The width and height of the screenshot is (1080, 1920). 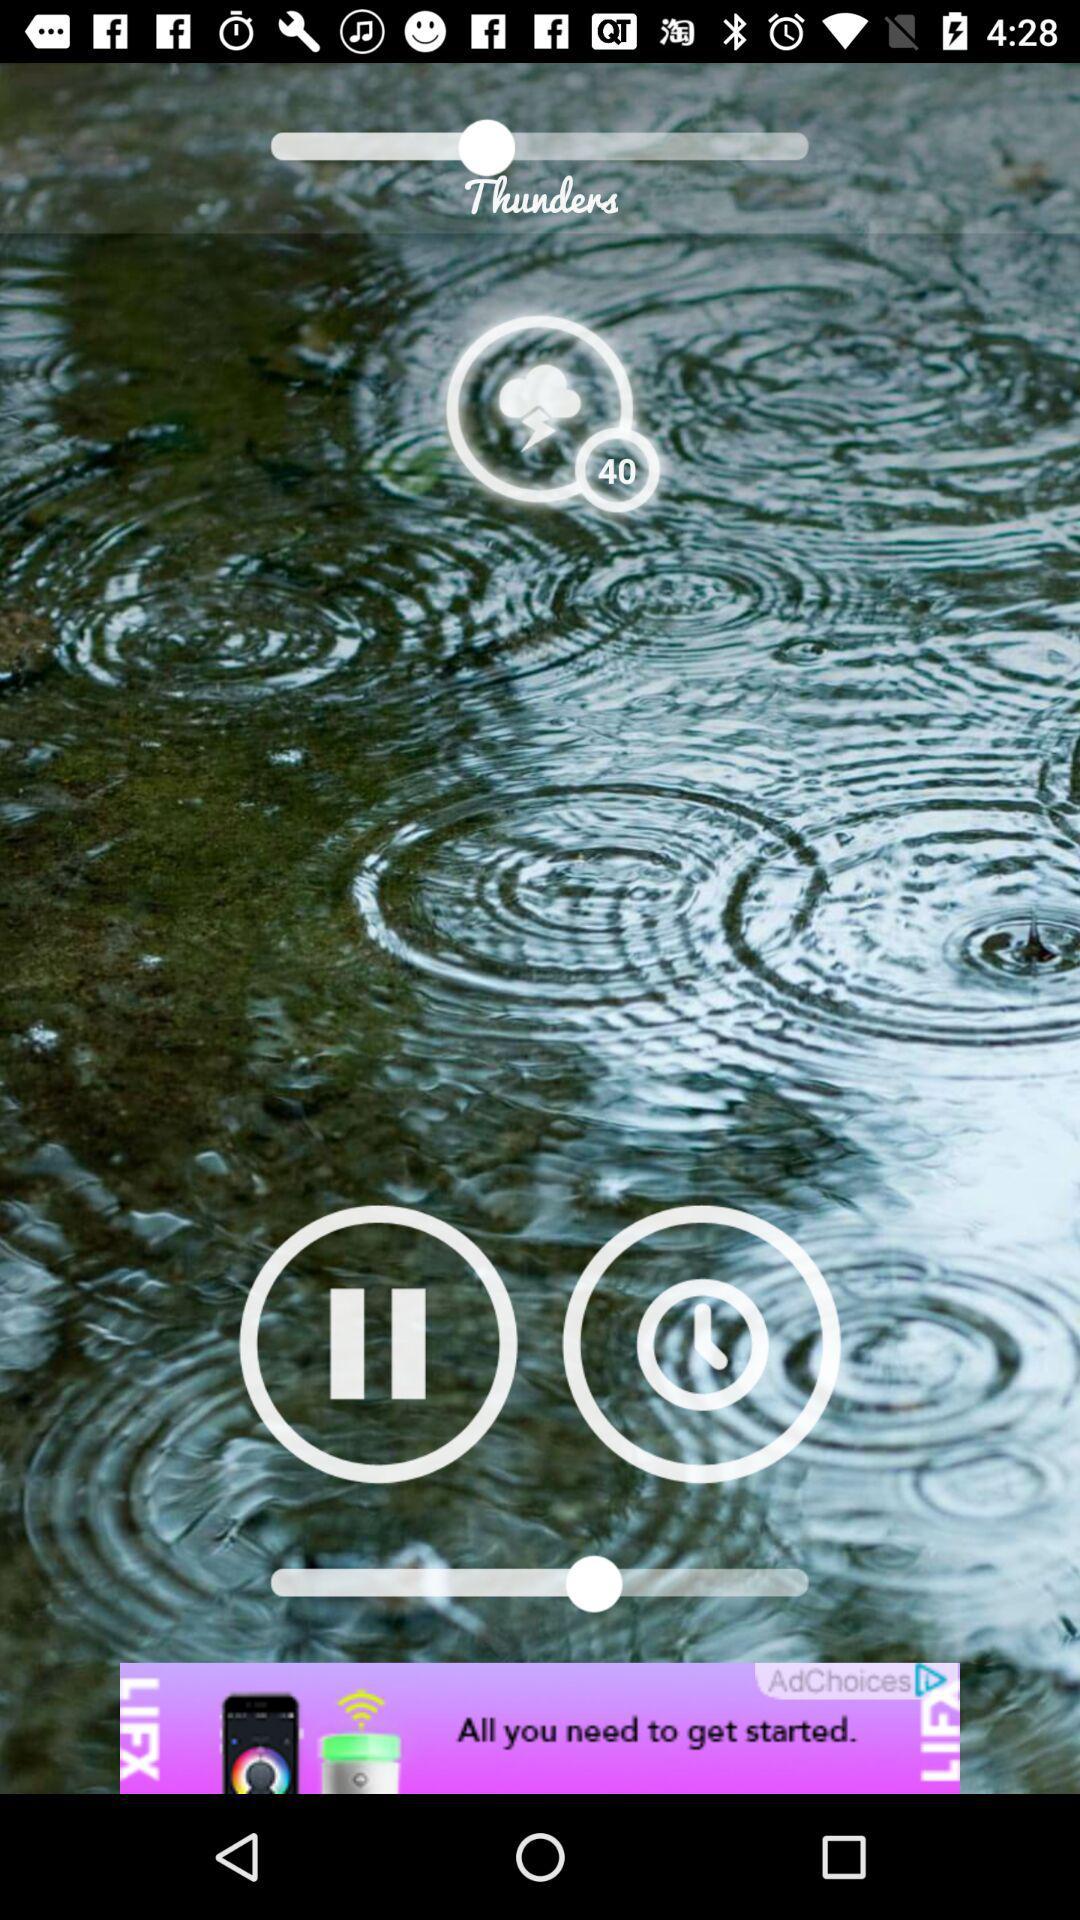 I want to click on advertisement, so click(x=540, y=1727).